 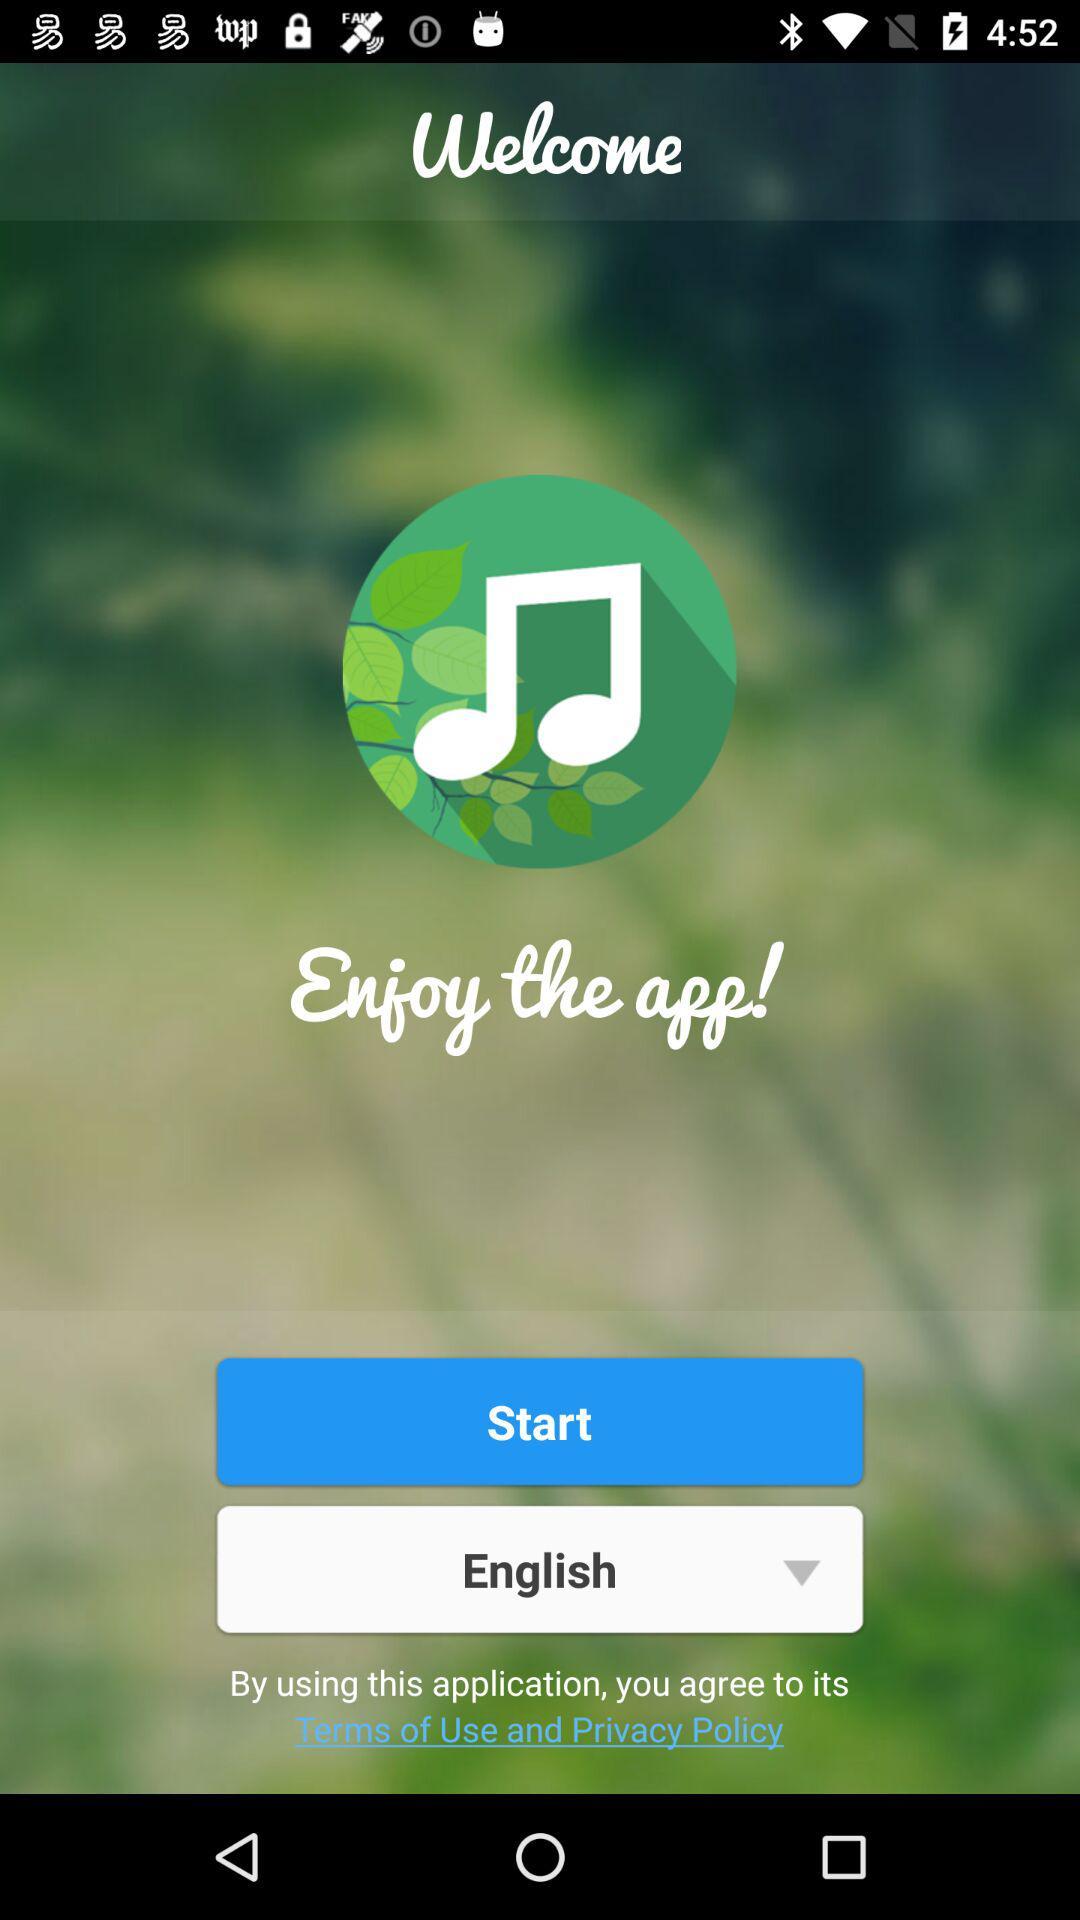 I want to click on app above the by using this app, so click(x=538, y=1568).